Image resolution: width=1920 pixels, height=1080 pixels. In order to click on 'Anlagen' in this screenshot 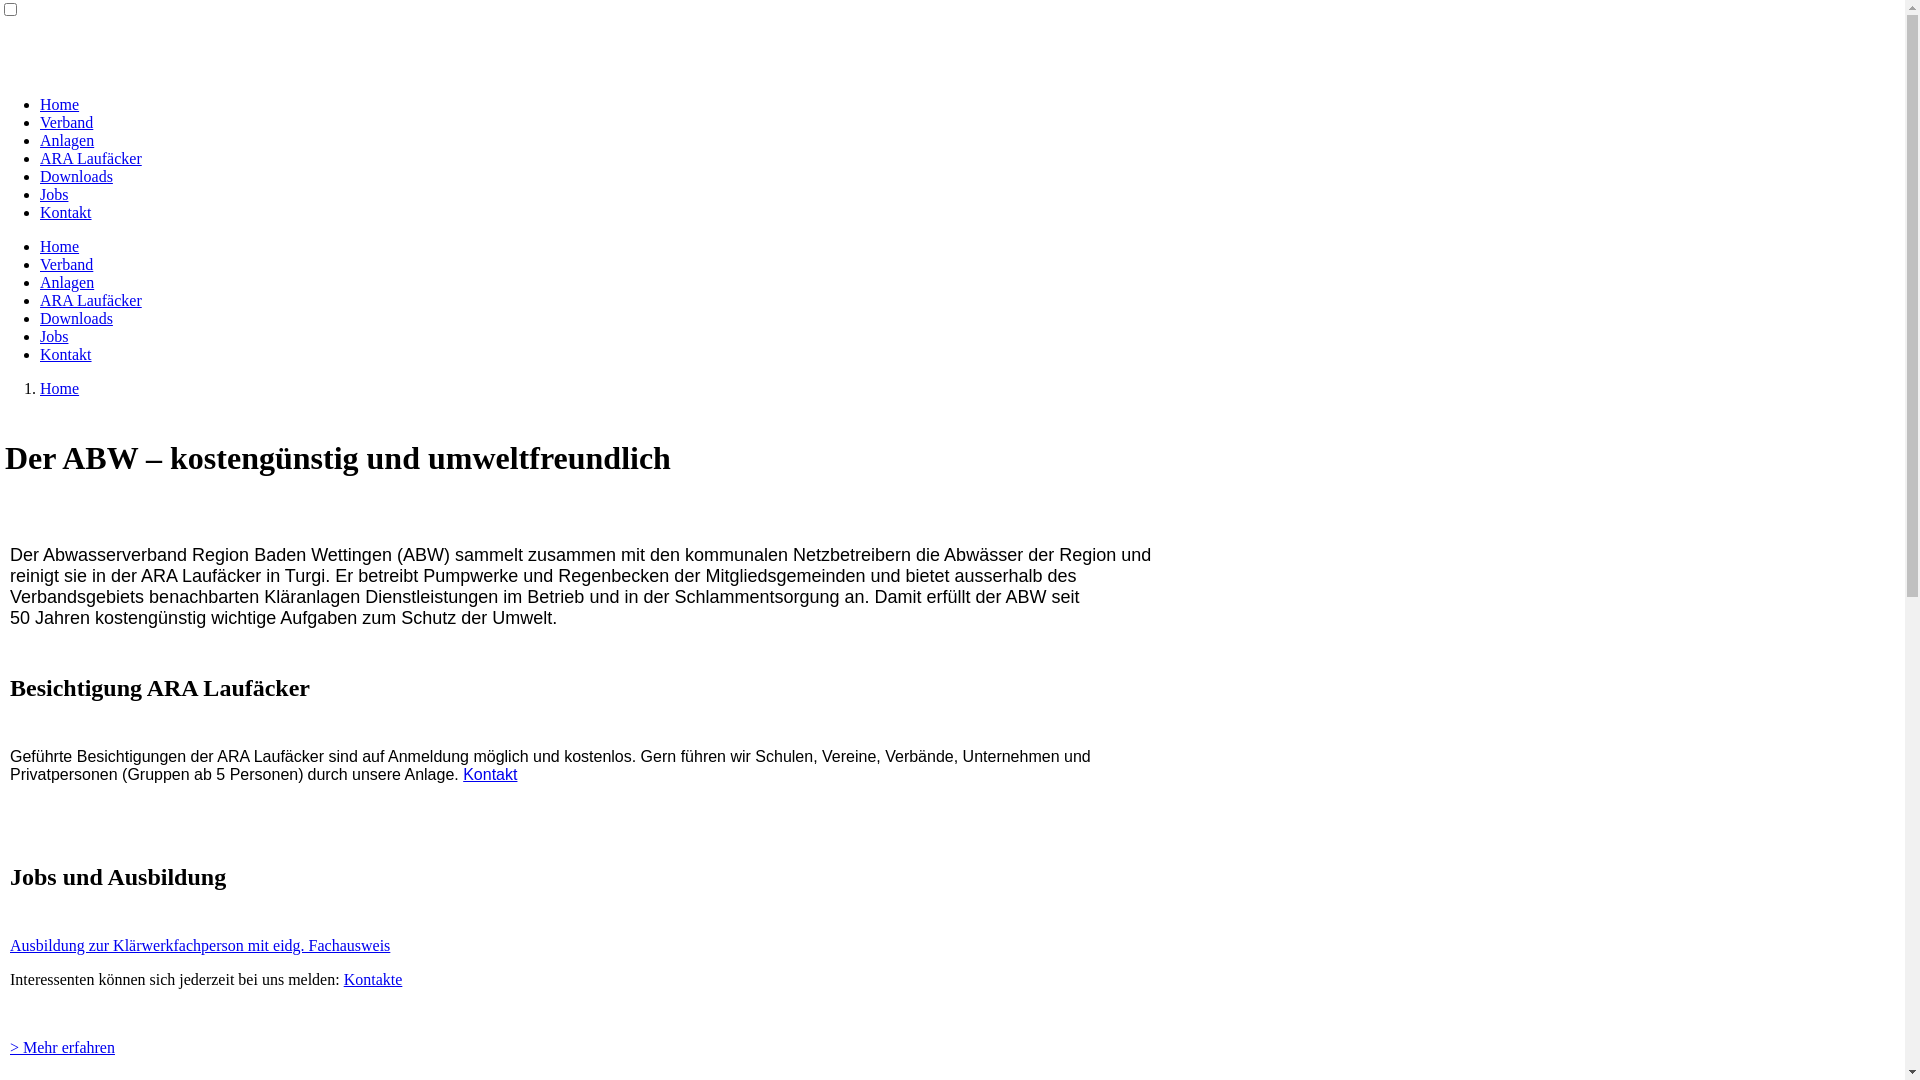, I will do `click(67, 139)`.